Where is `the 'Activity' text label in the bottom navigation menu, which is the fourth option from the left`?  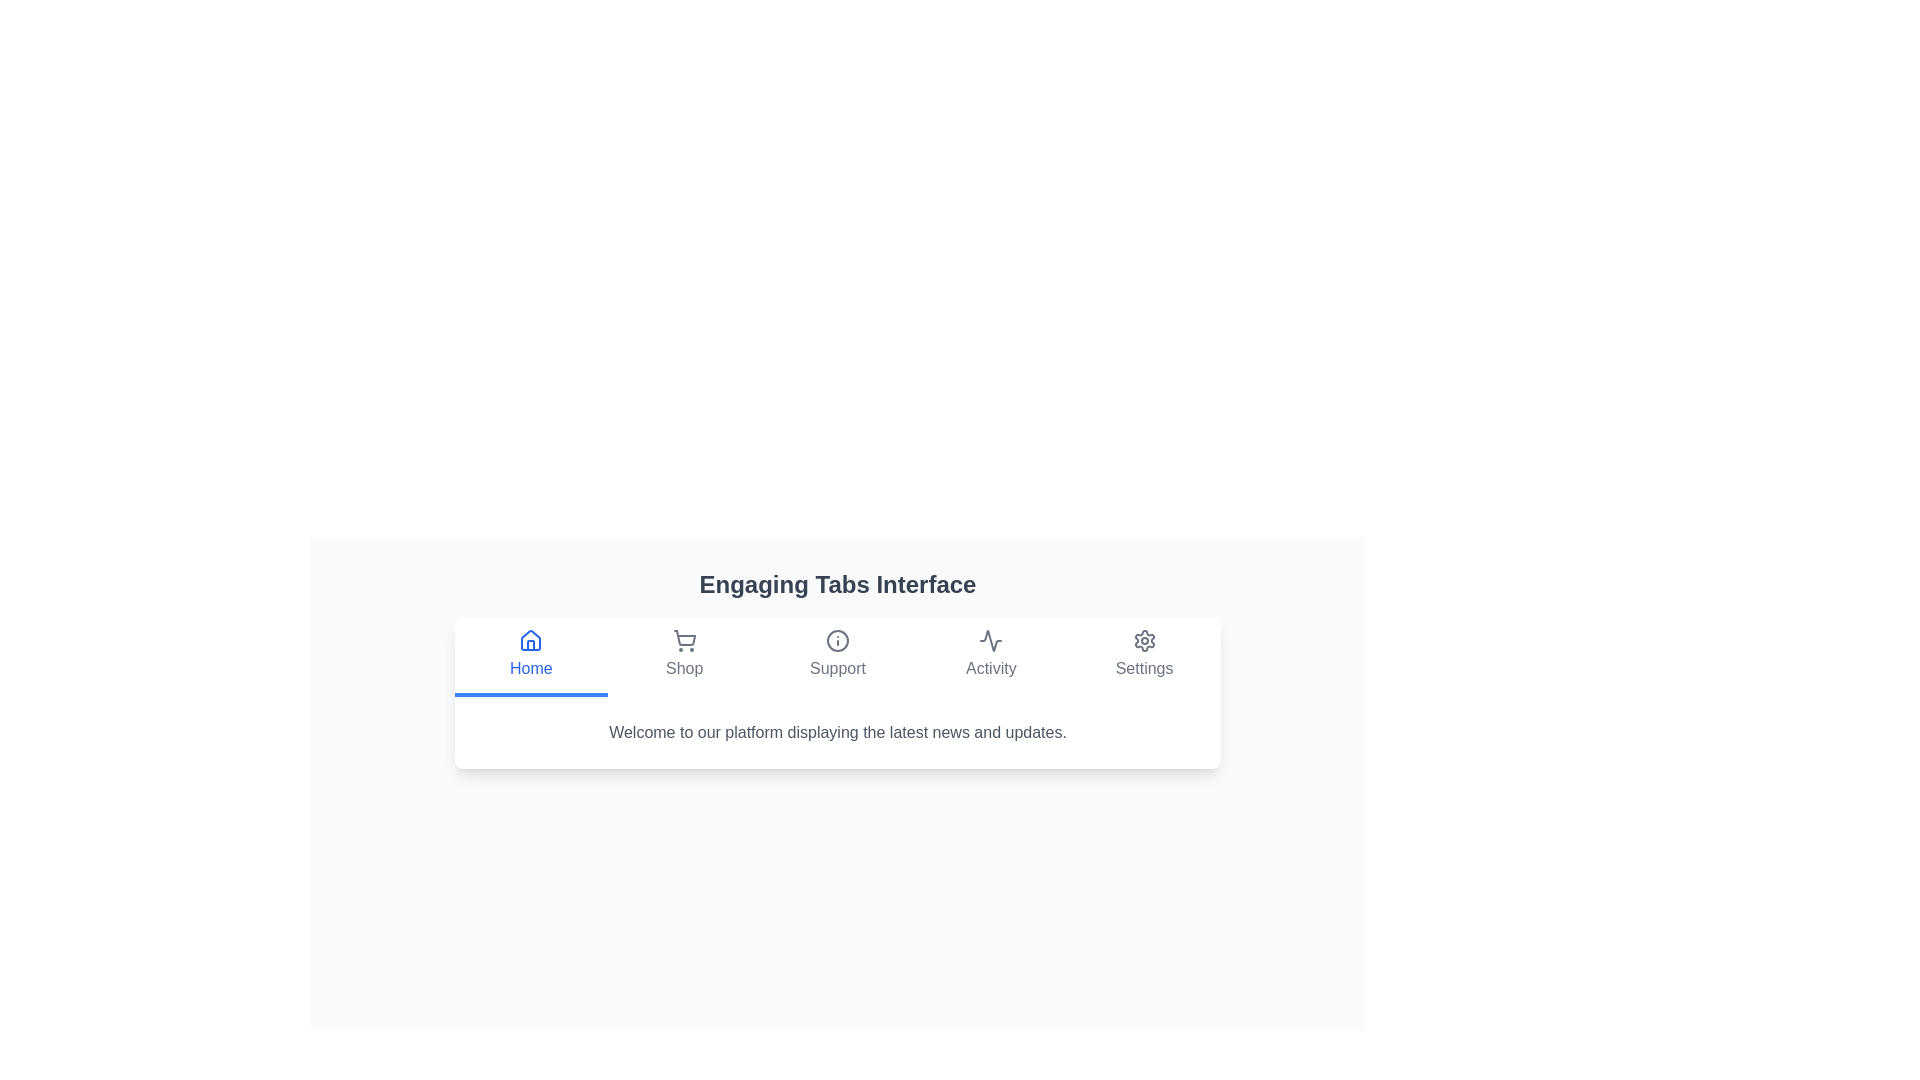
the 'Activity' text label in the bottom navigation menu, which is the fourth option from the left is located at coordinates (991, 668).